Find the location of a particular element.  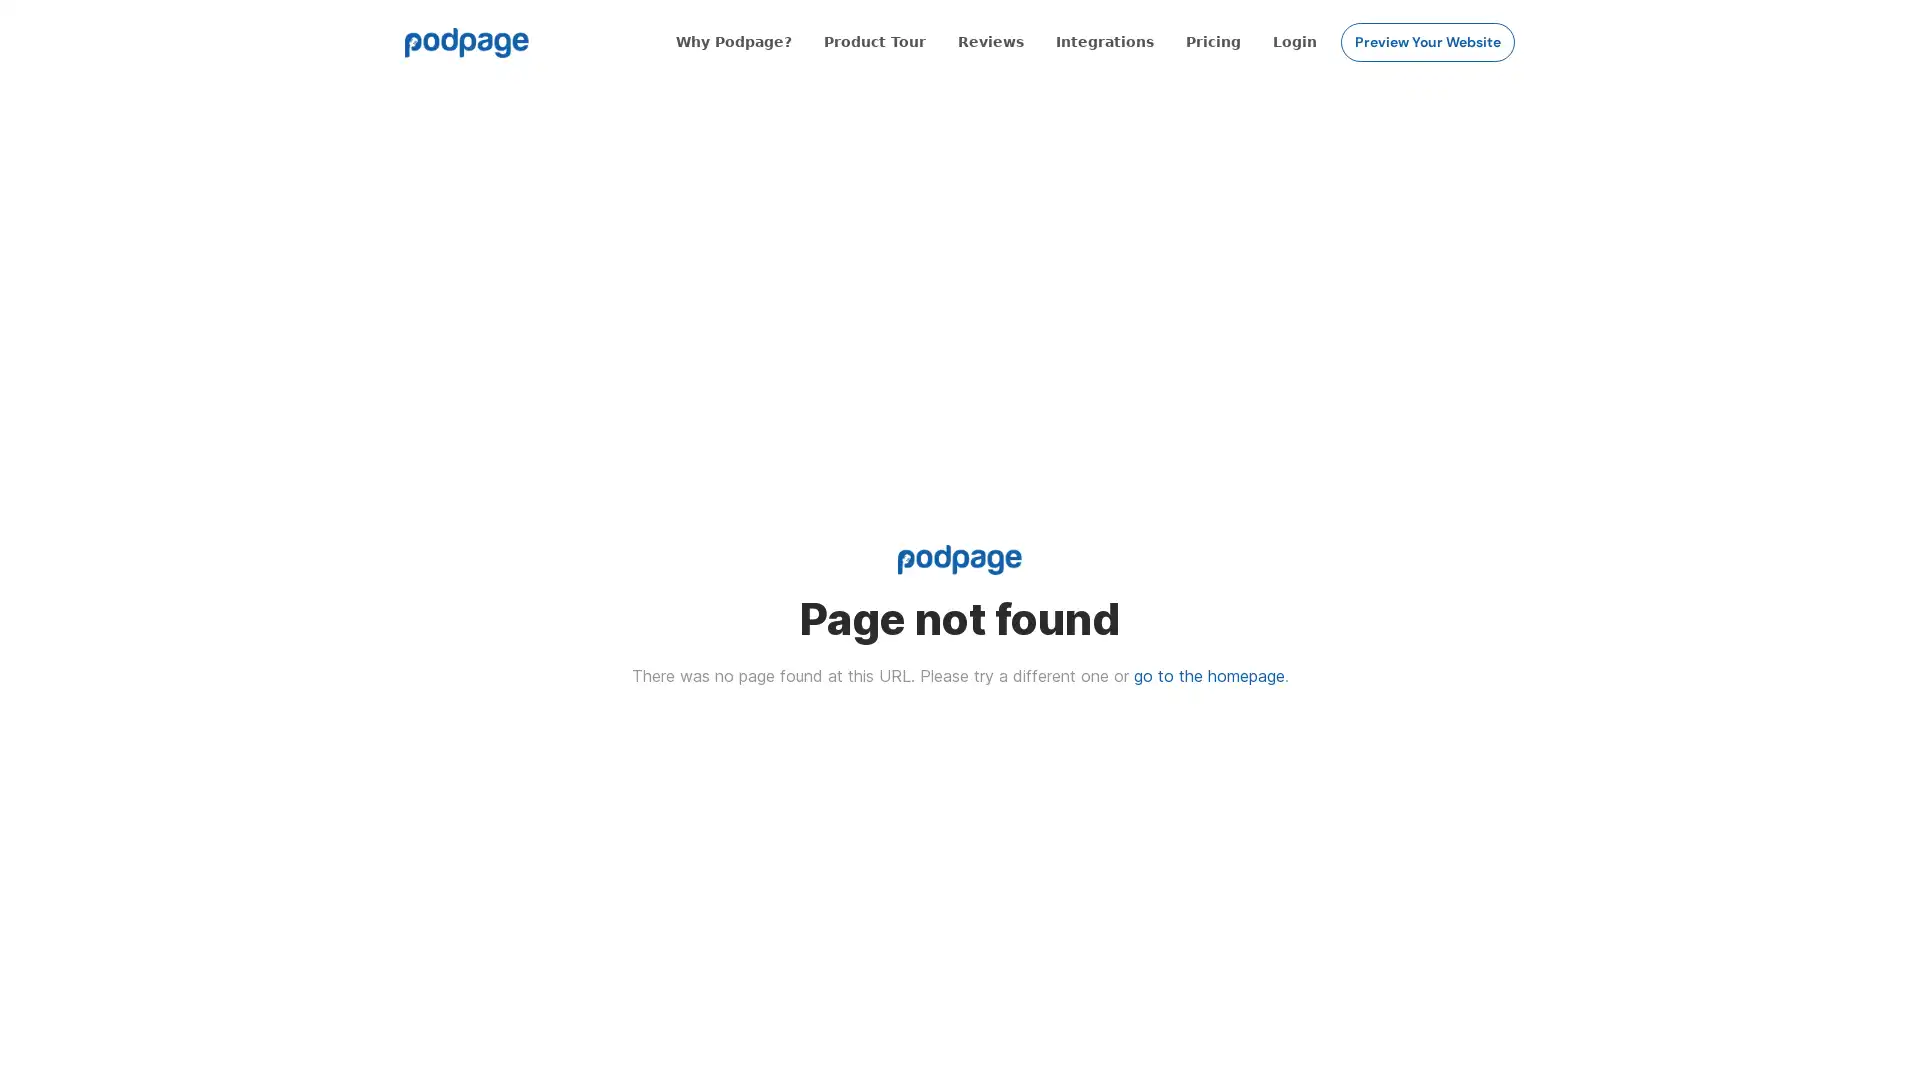

Open Intercom Messenger is located at coordinates (1869, 1029).